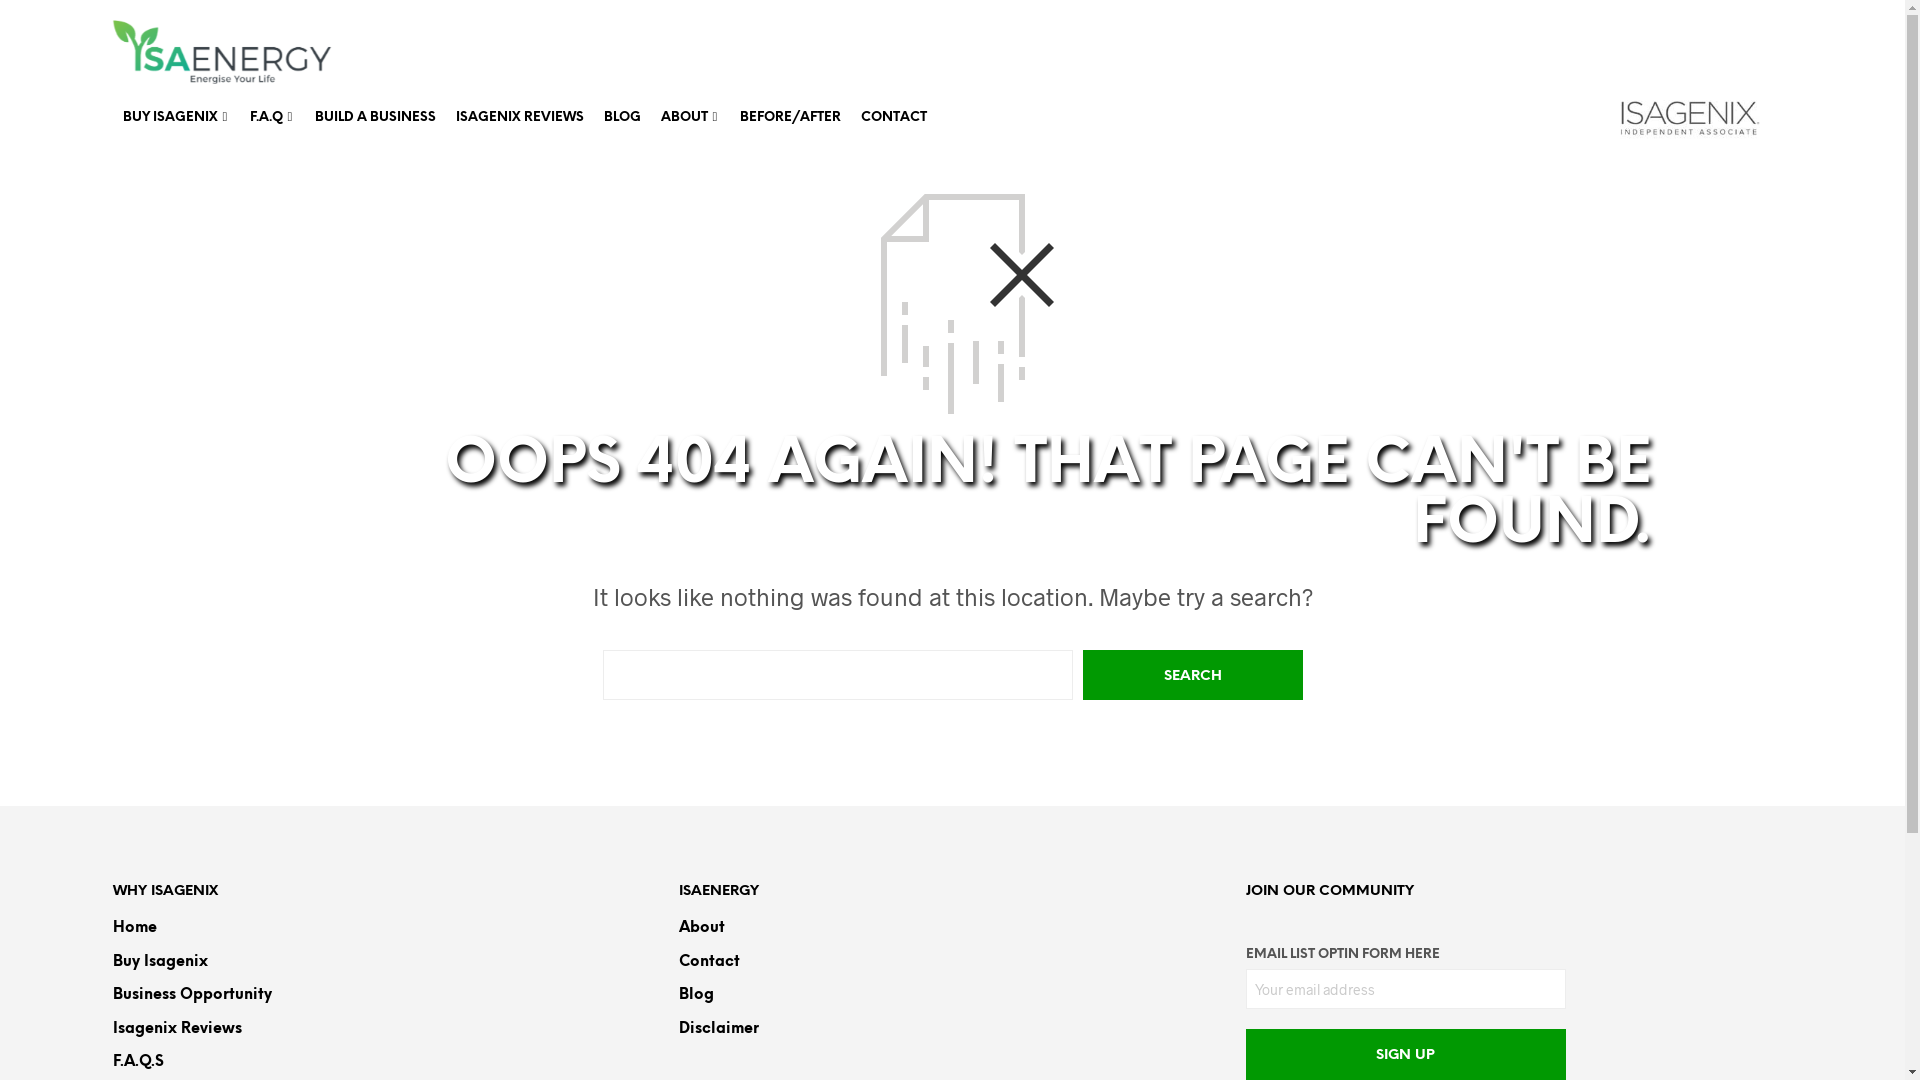 This screenshot has height=1080, width=1920. Describe the element at coordinates (136, 1060) in the screenshot. I see `'F.A.Q.S'` at that location.